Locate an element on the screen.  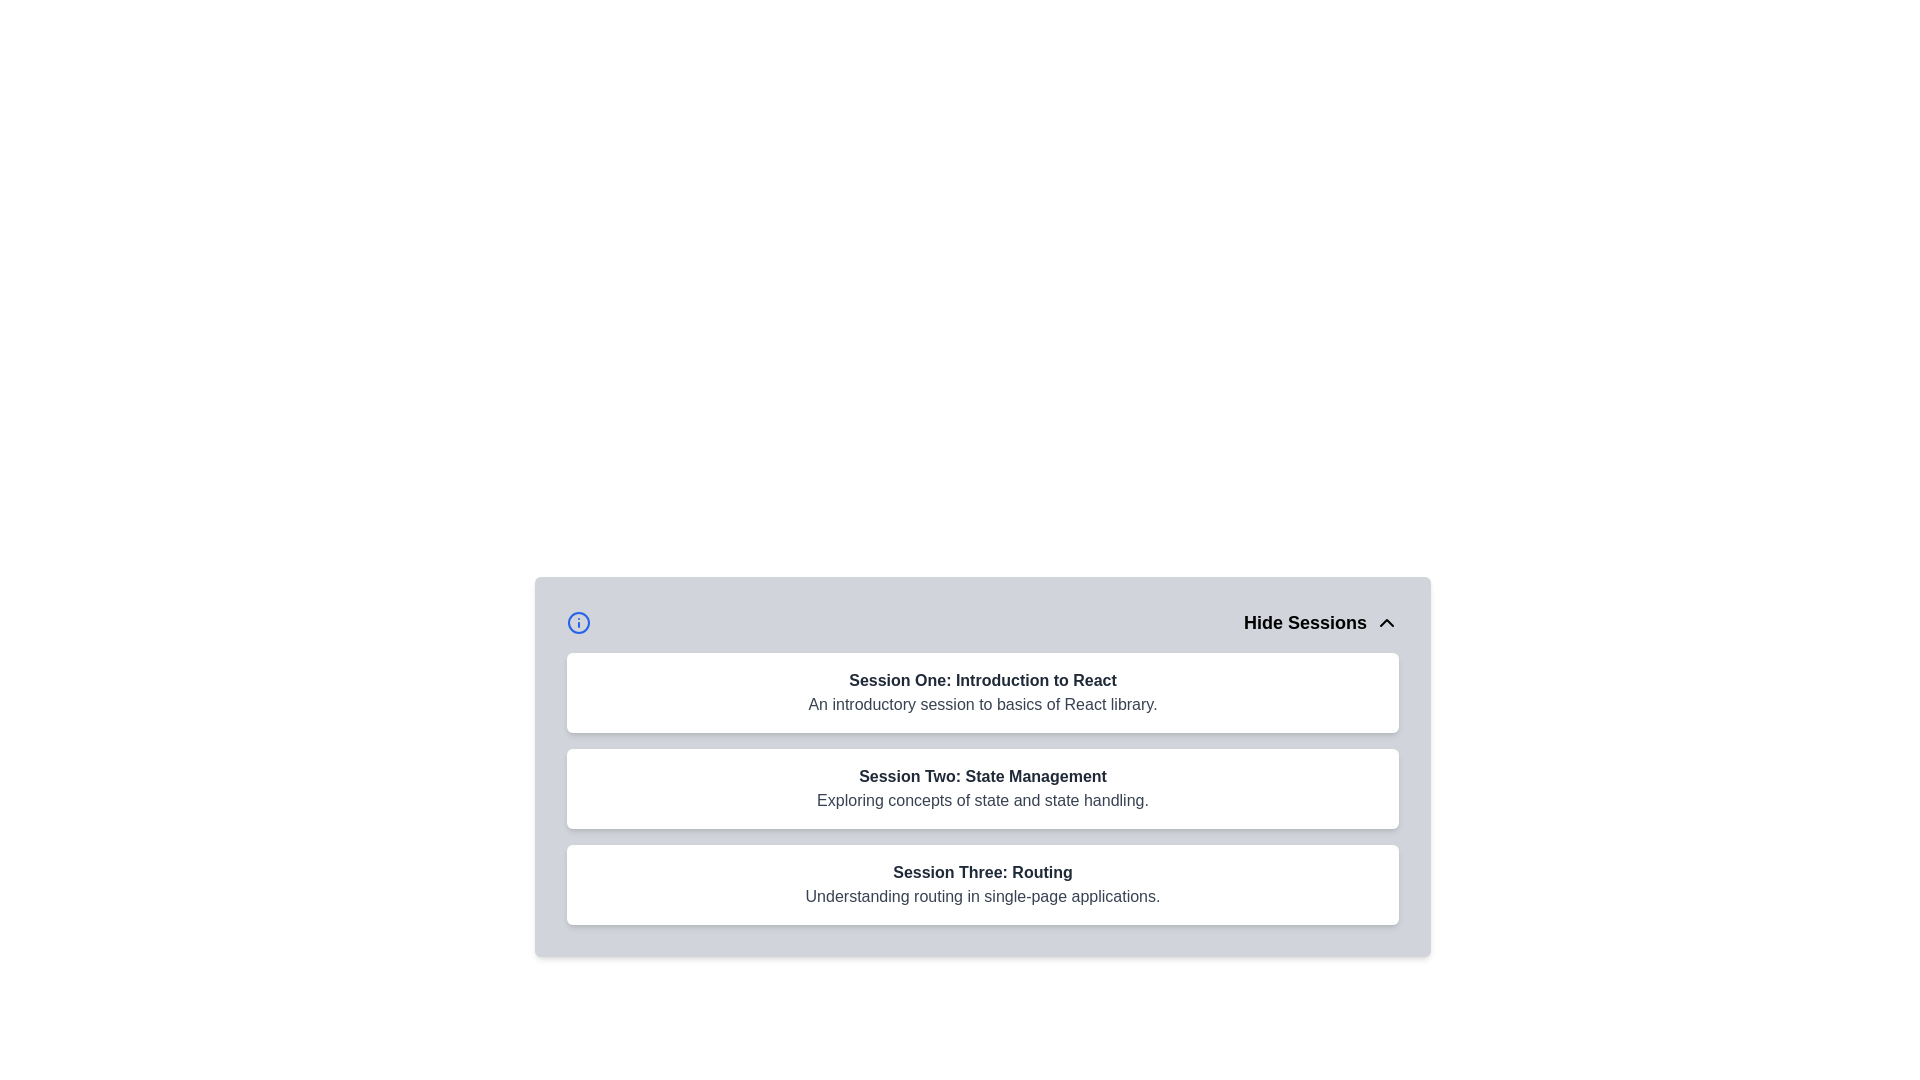
the static text element styled as a header, which provides a title for the card it resides in, located at the top of the card towards the bottom of a vertically-aligned list is located at coordinates (983, 871).